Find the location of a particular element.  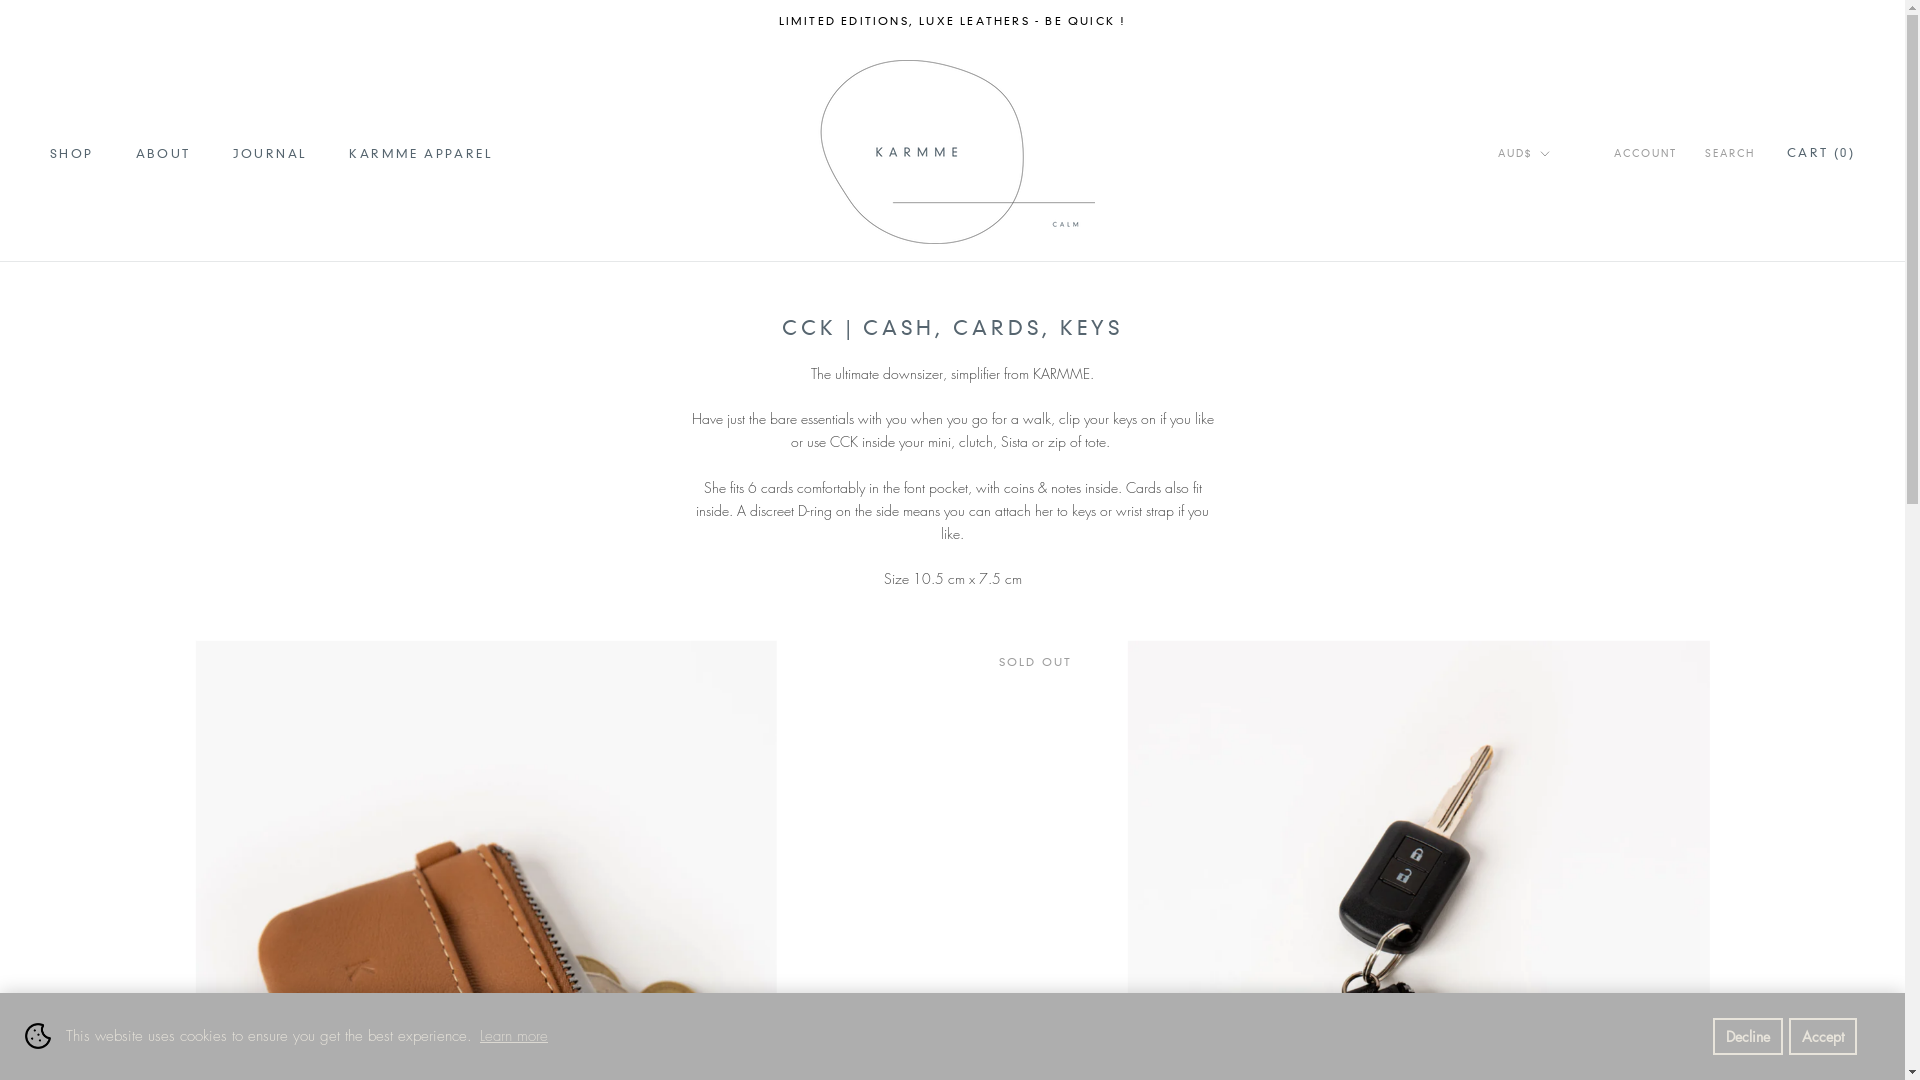

'JOURNAL is located at coordinates (269, 152).